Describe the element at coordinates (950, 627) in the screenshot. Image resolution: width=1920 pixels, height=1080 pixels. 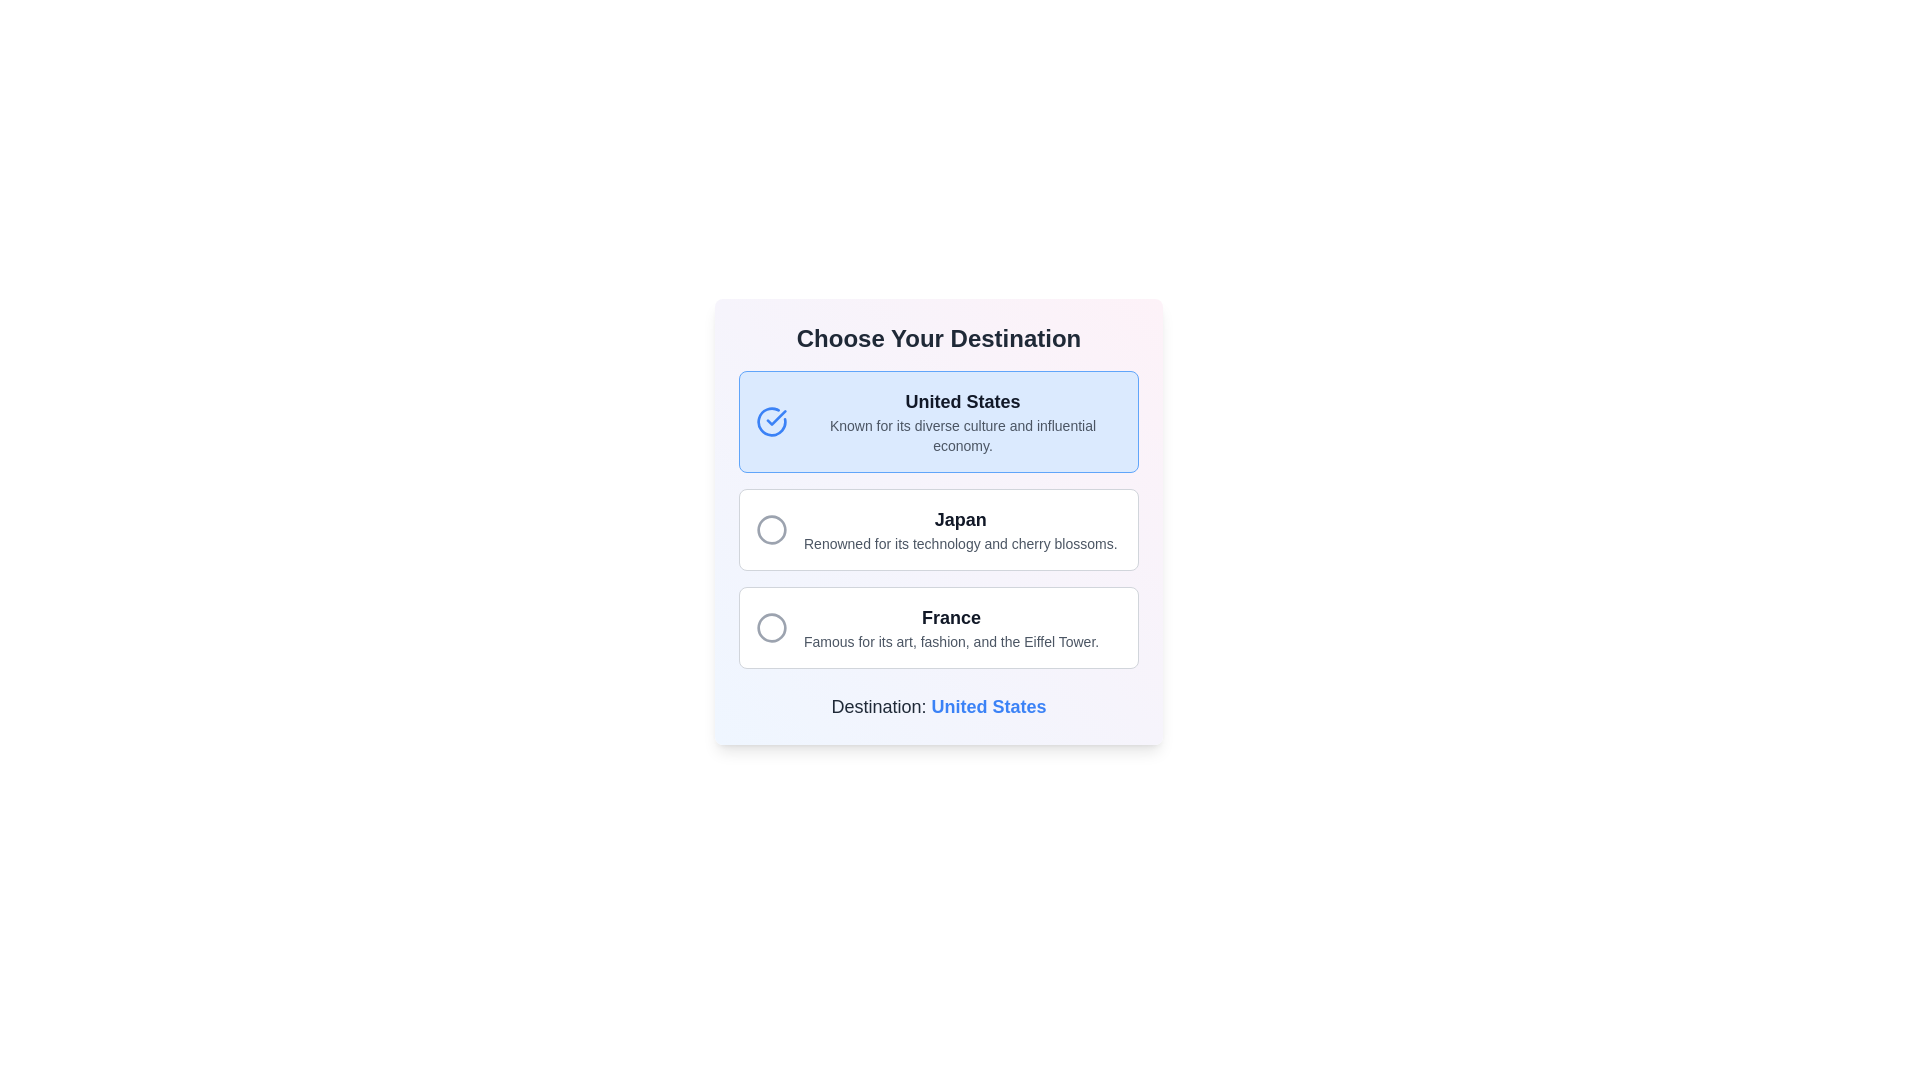
I see `the static text element displaying 'France' within the third option card under 'Choose Your Destination'` at that location.